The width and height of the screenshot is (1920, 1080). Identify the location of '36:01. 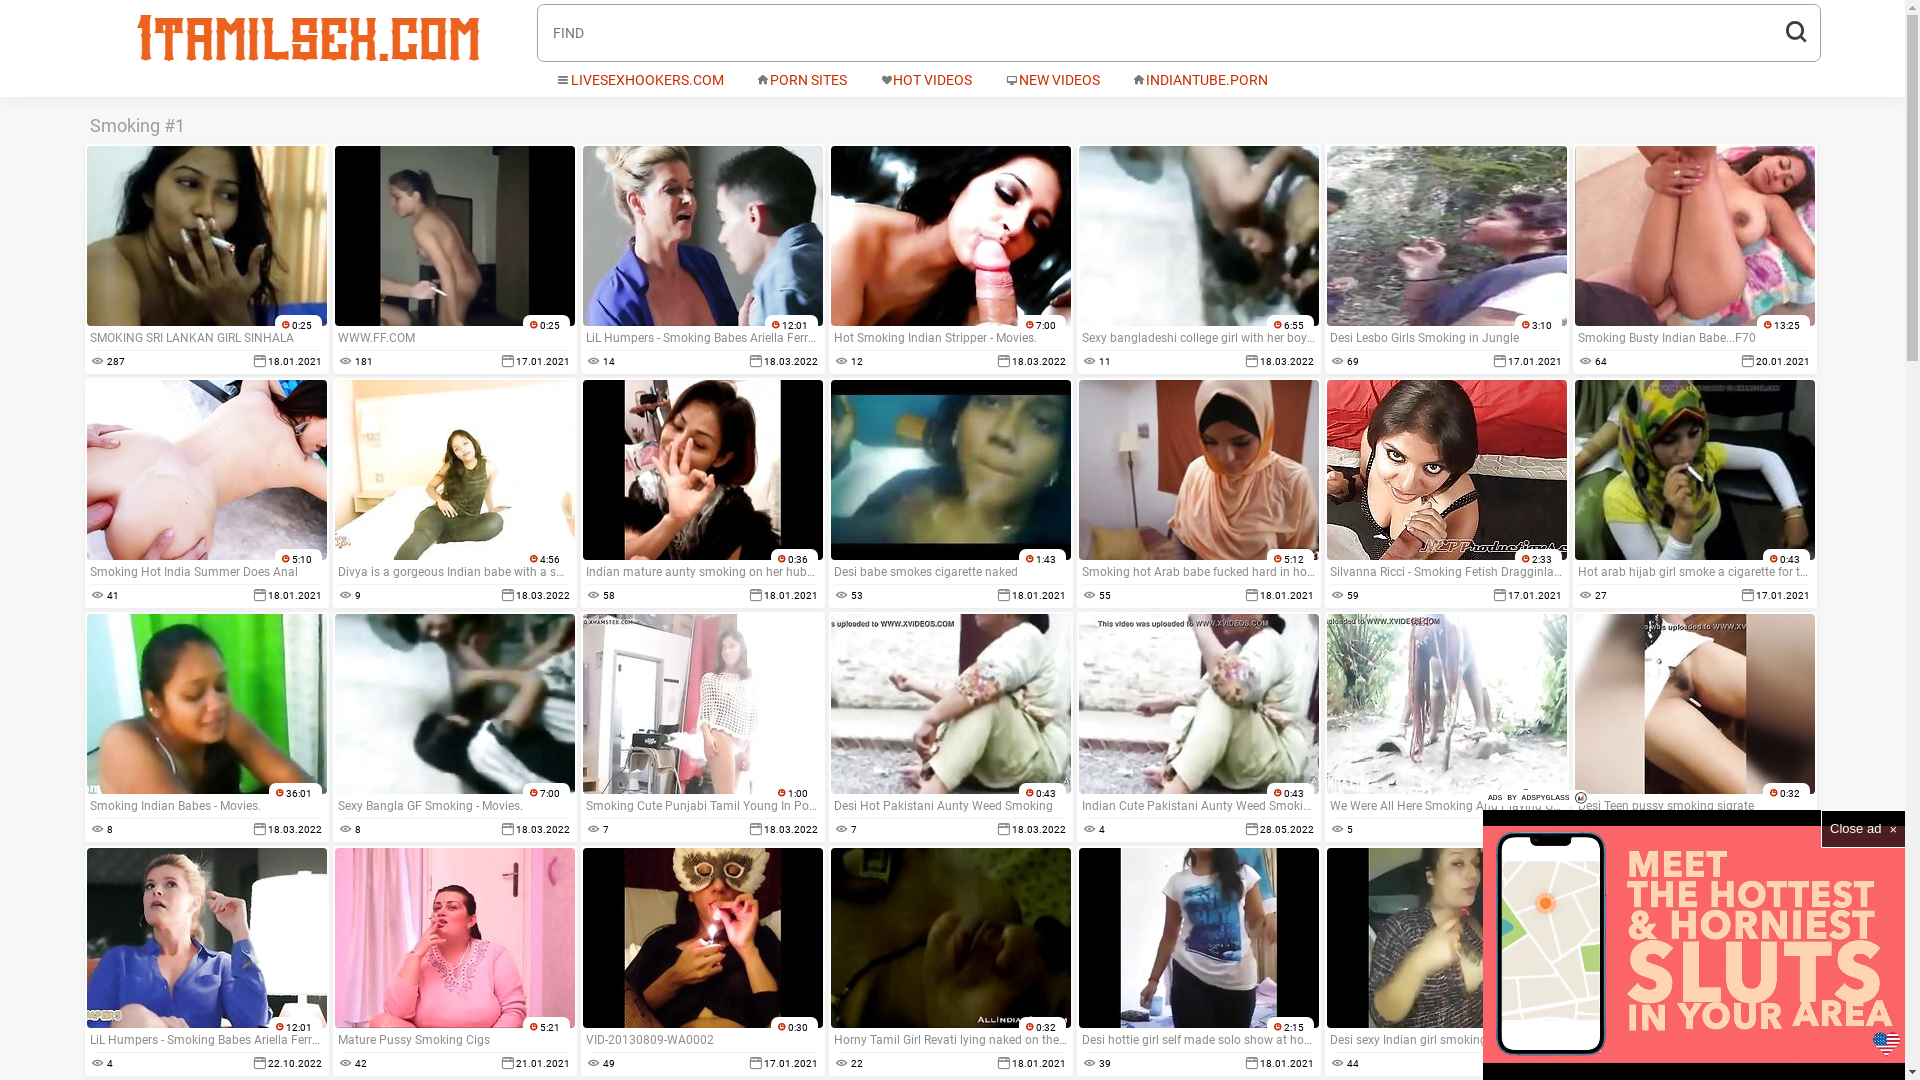
(206, 726).